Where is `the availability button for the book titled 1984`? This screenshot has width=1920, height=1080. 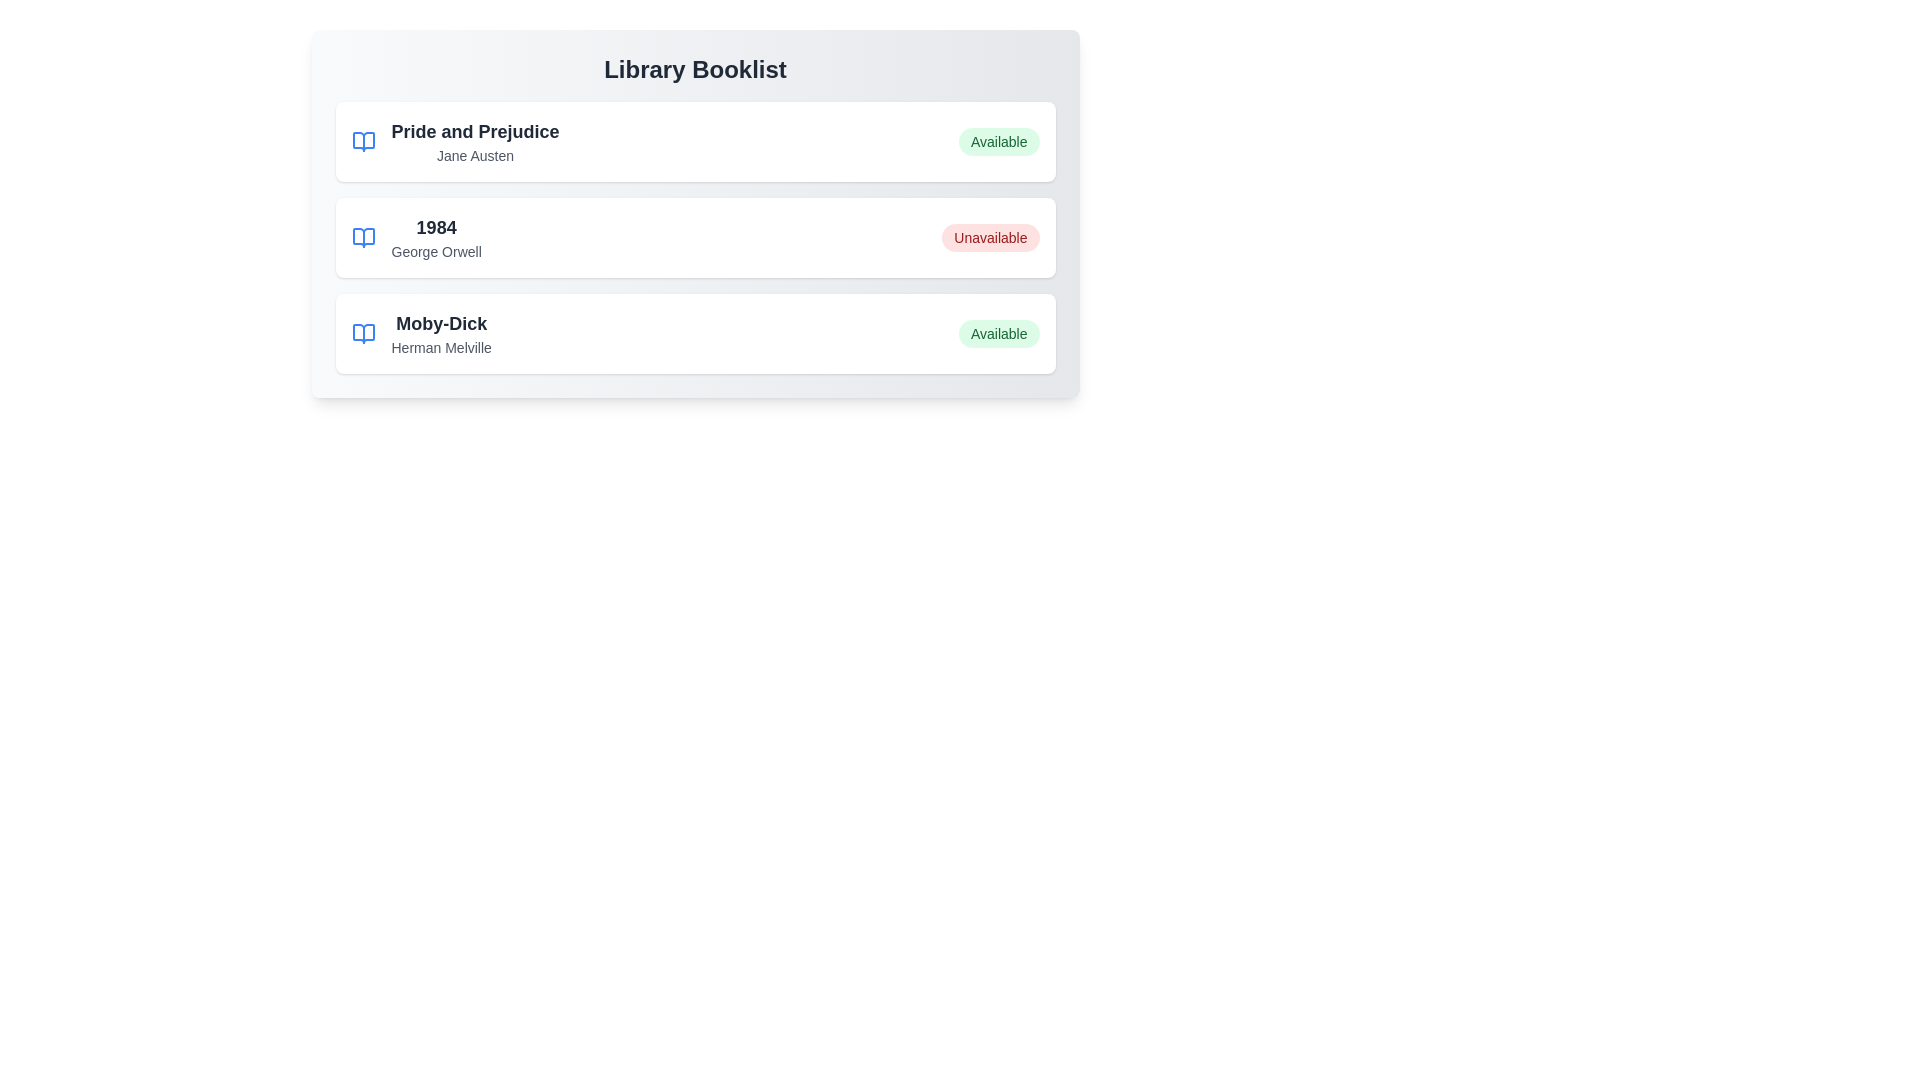
the availability button for the book titled 1984 is located at coordinates (990, 237).